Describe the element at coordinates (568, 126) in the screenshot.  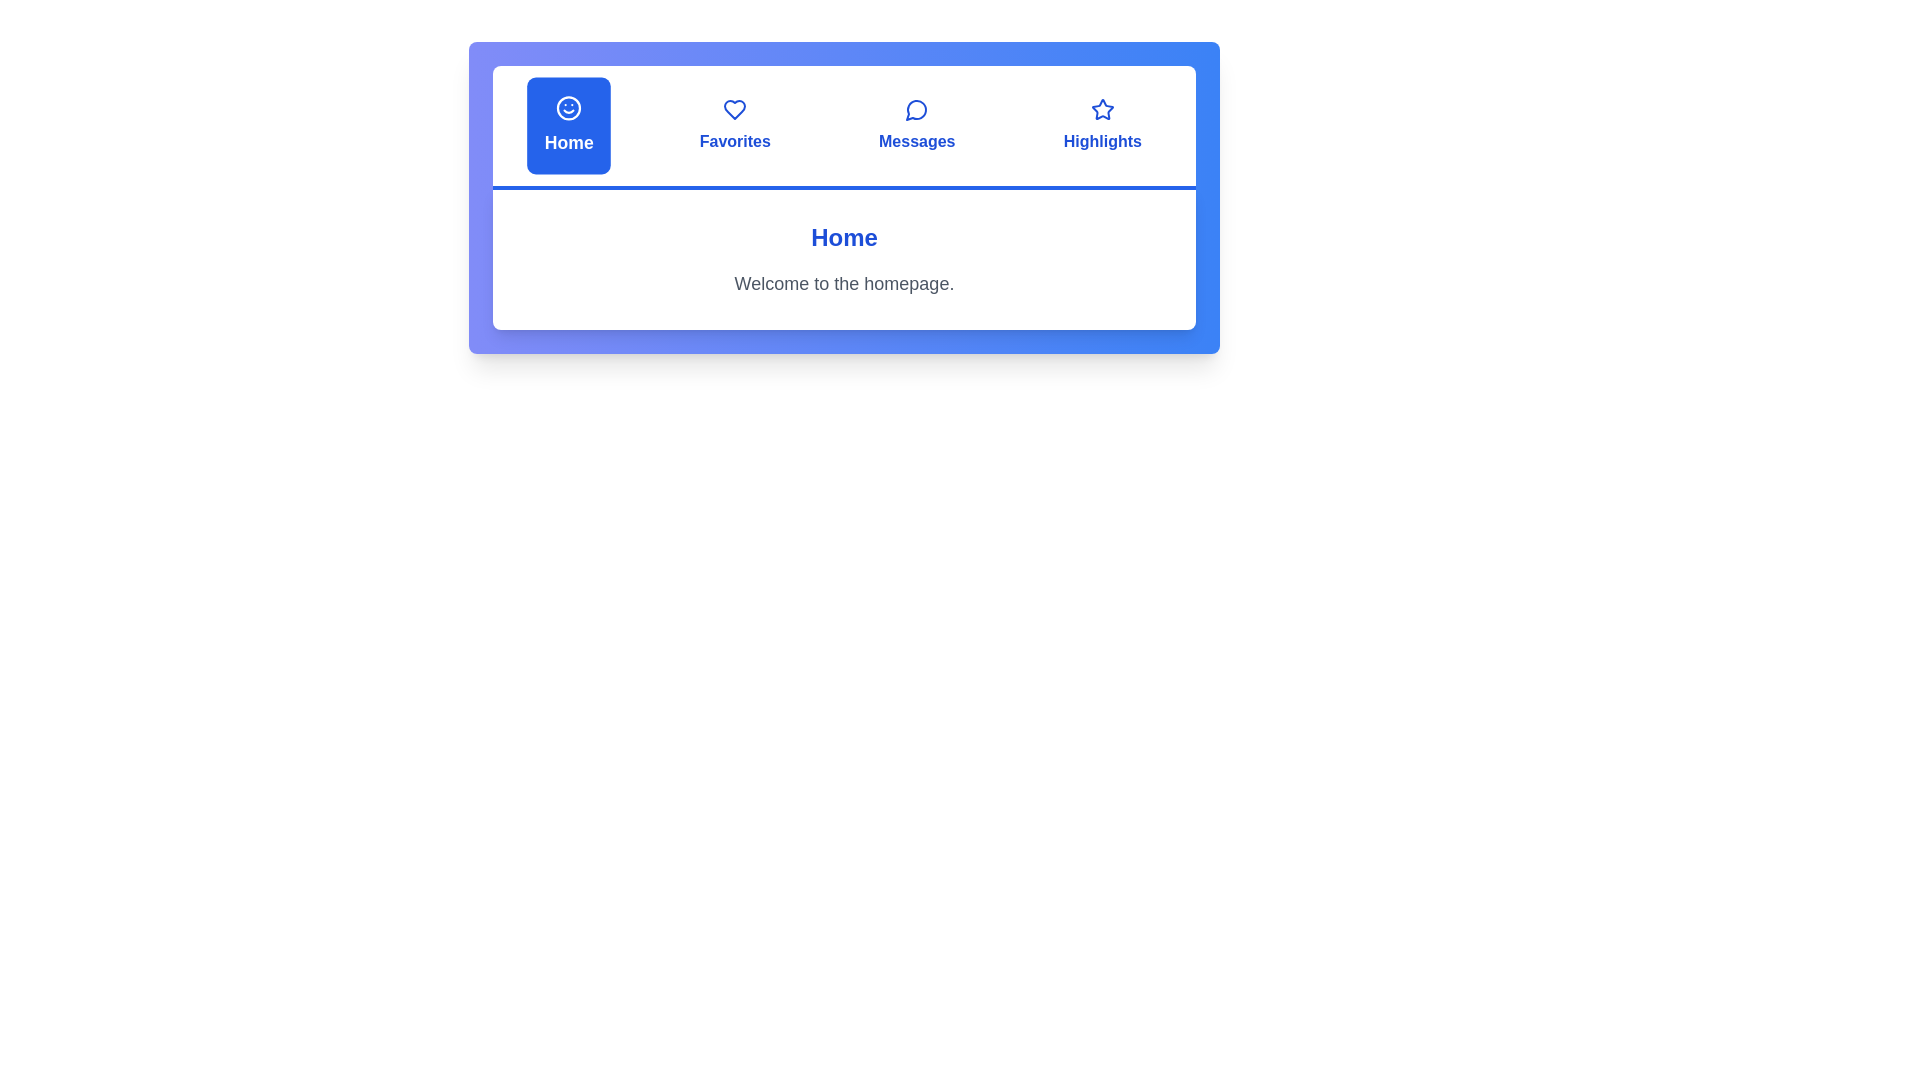
I see `the tab labeled Home` at that location.